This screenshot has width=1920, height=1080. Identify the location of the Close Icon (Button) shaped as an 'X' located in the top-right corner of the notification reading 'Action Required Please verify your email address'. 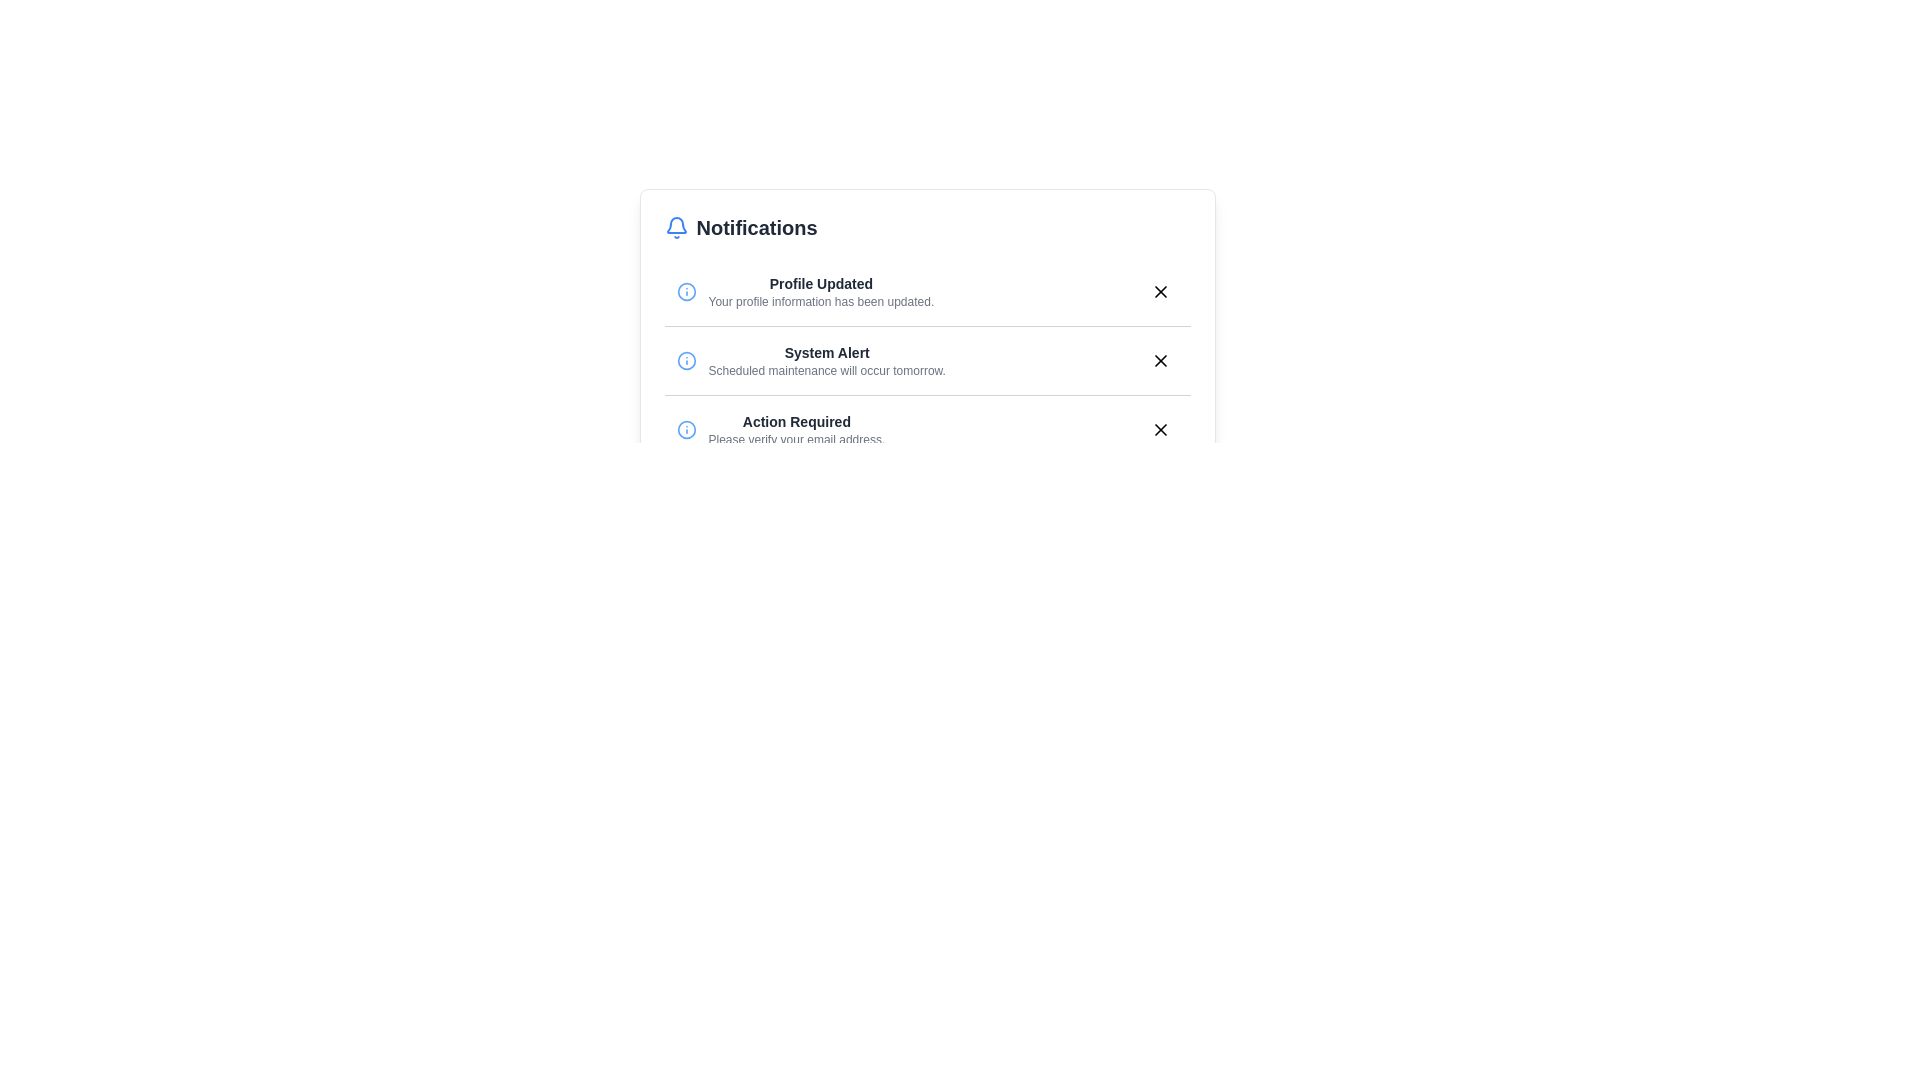
(1160, 428).